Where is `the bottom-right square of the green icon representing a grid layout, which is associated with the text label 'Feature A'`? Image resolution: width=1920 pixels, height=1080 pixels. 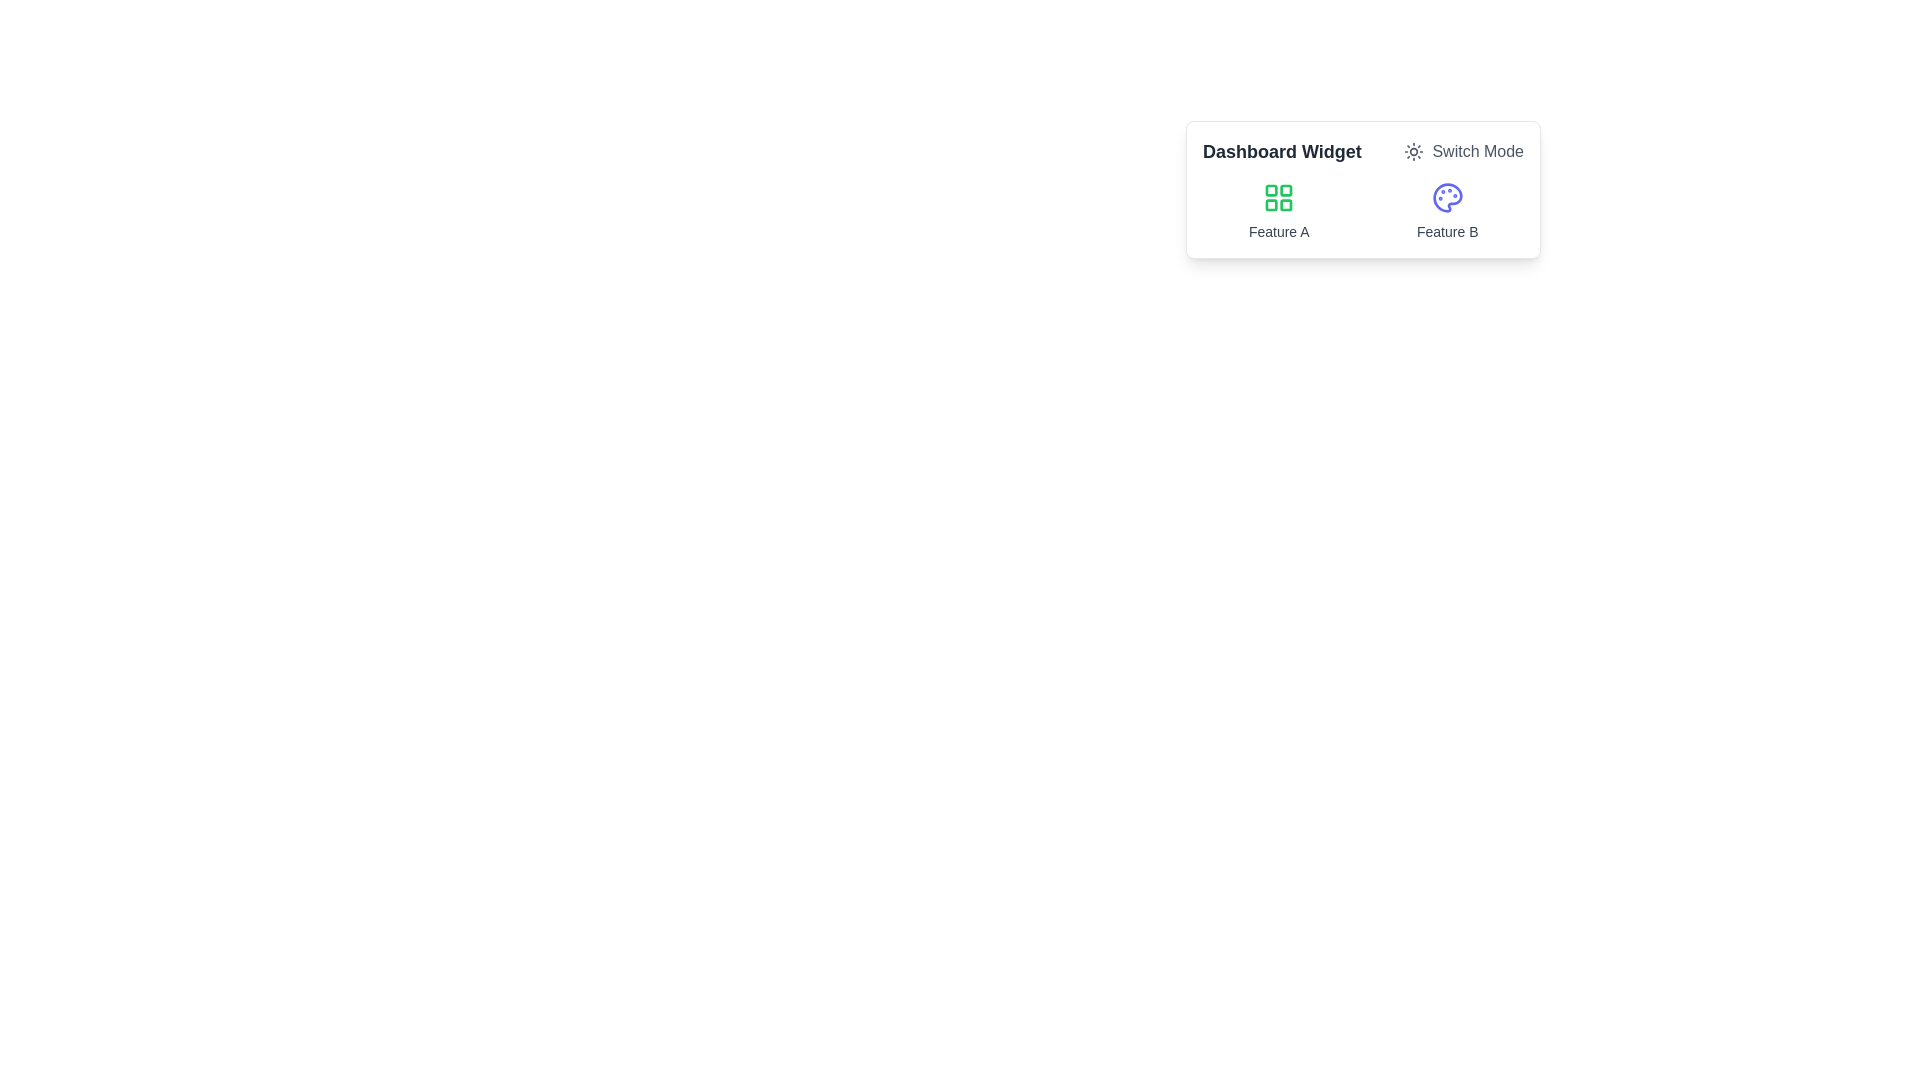
the bottom-right square of the green icon representing a grid layout, which is associated with the text label 'Feature A' is located at coordinates (1286, 204).